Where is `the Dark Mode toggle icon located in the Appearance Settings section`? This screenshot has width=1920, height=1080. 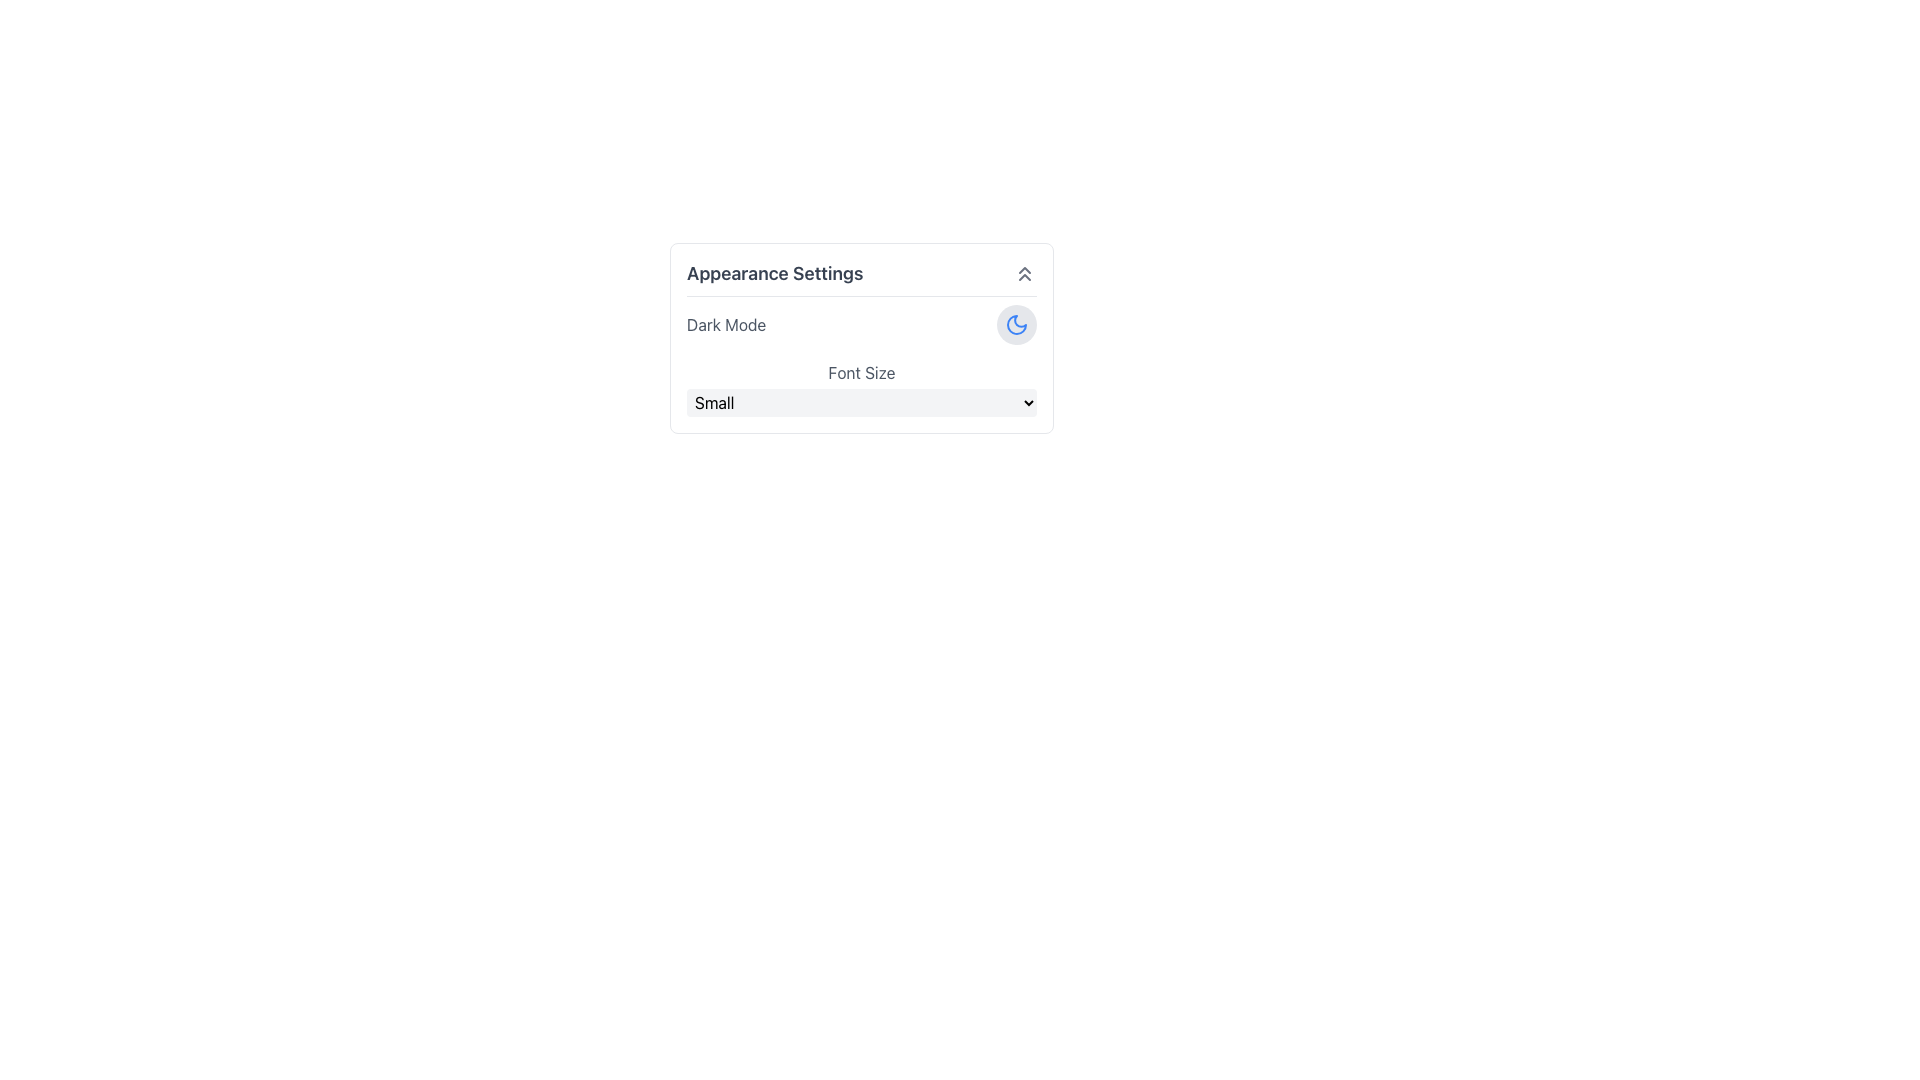 the Dark Mode toggle icon located in the Appearance Settings section is located at coordinates (1017, 323).